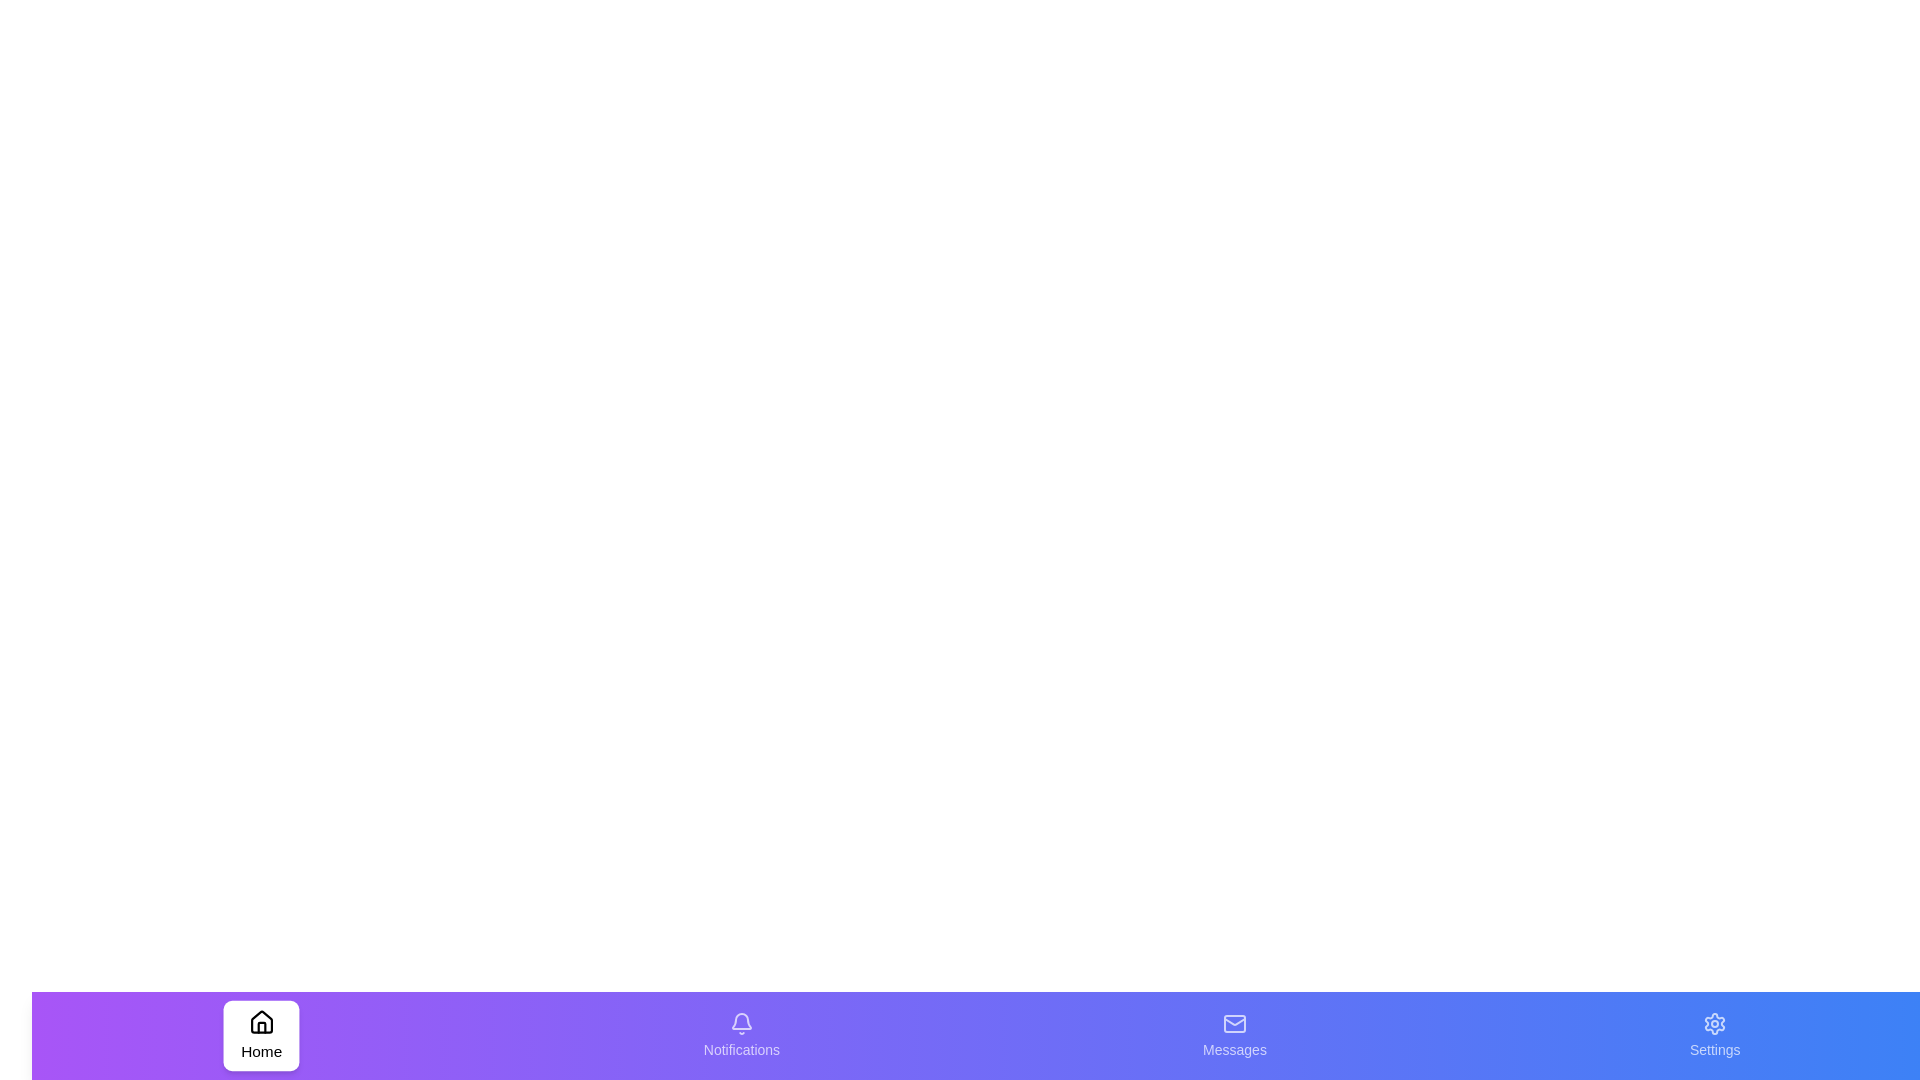 This screenshot has height=1080, width=1920. I want to click on the Notifications tab to observe its visual feedback, so click(740, 1035).